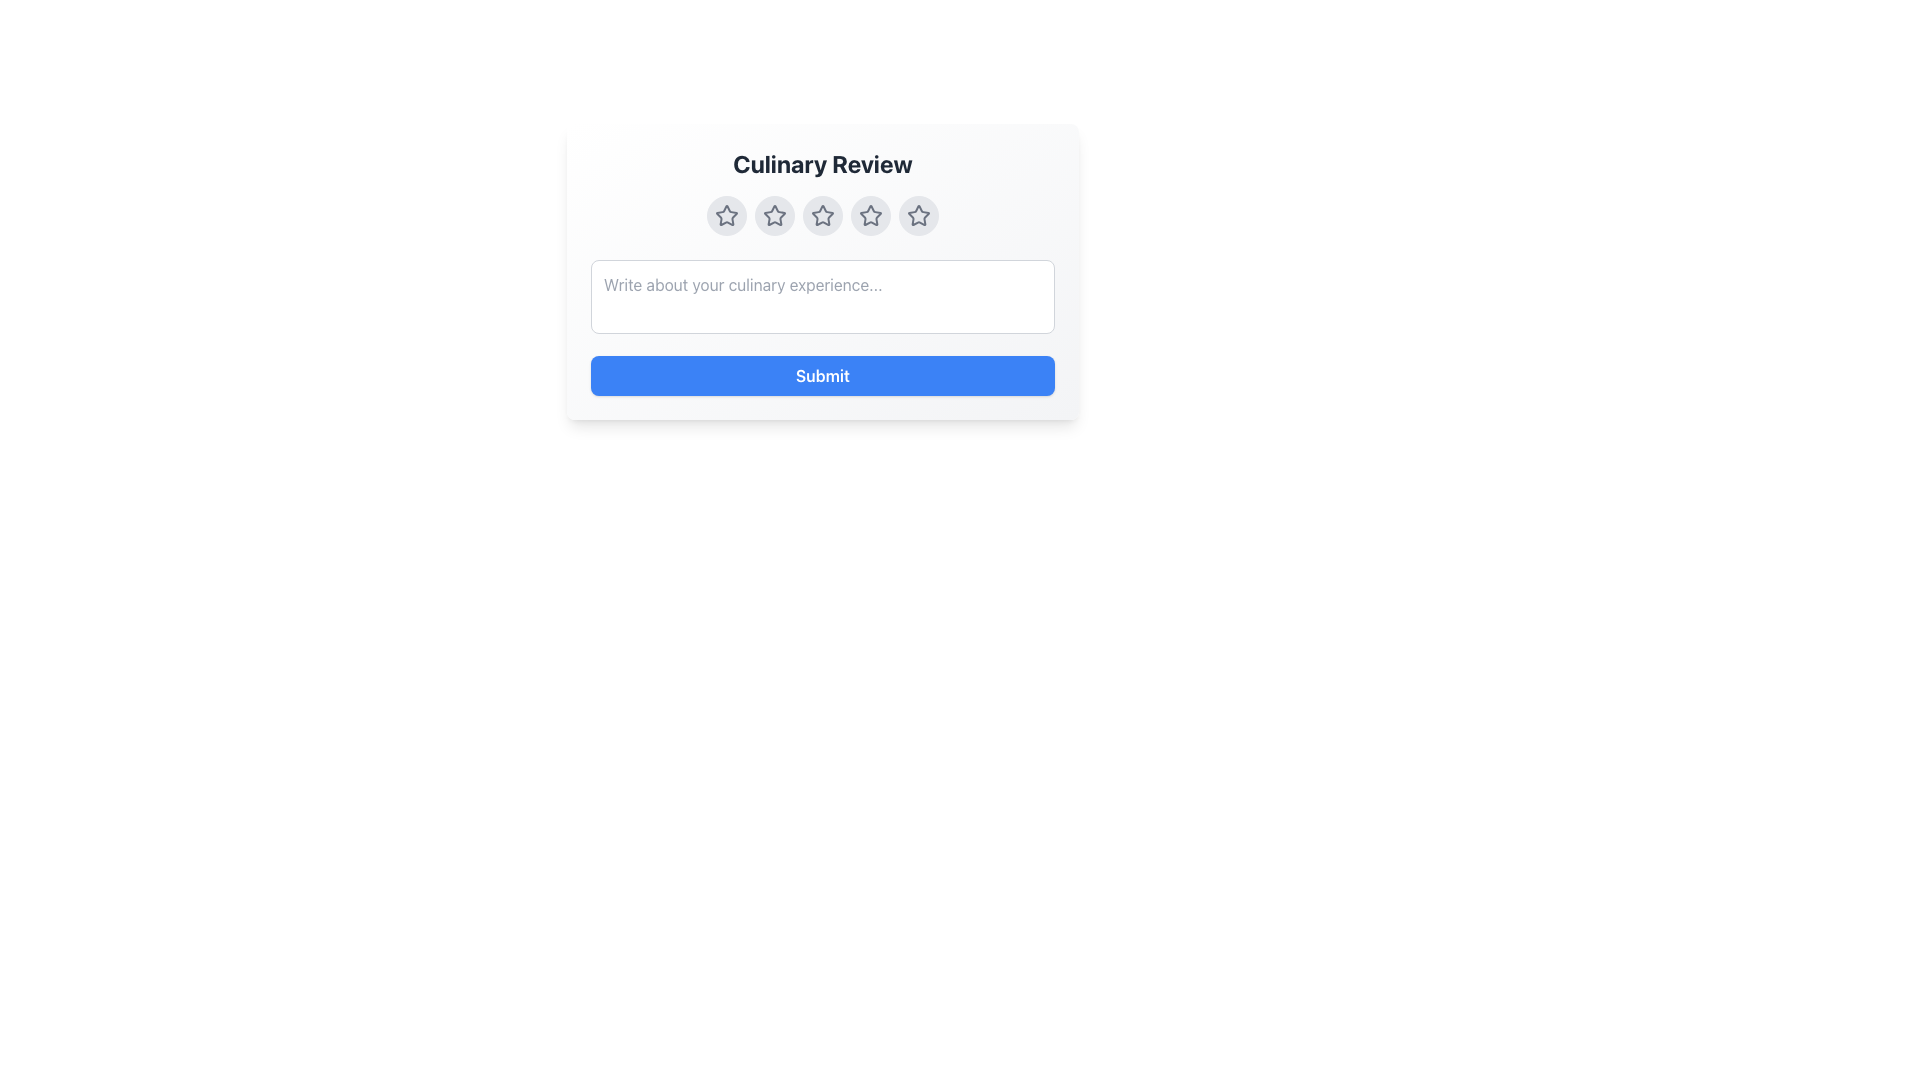 Image resolution: width=1920 pixels, height=1080 pixels. Describe the element at coordinates (870, 216) in the screenshot. I see `the interactive button with a star icon` at that location.